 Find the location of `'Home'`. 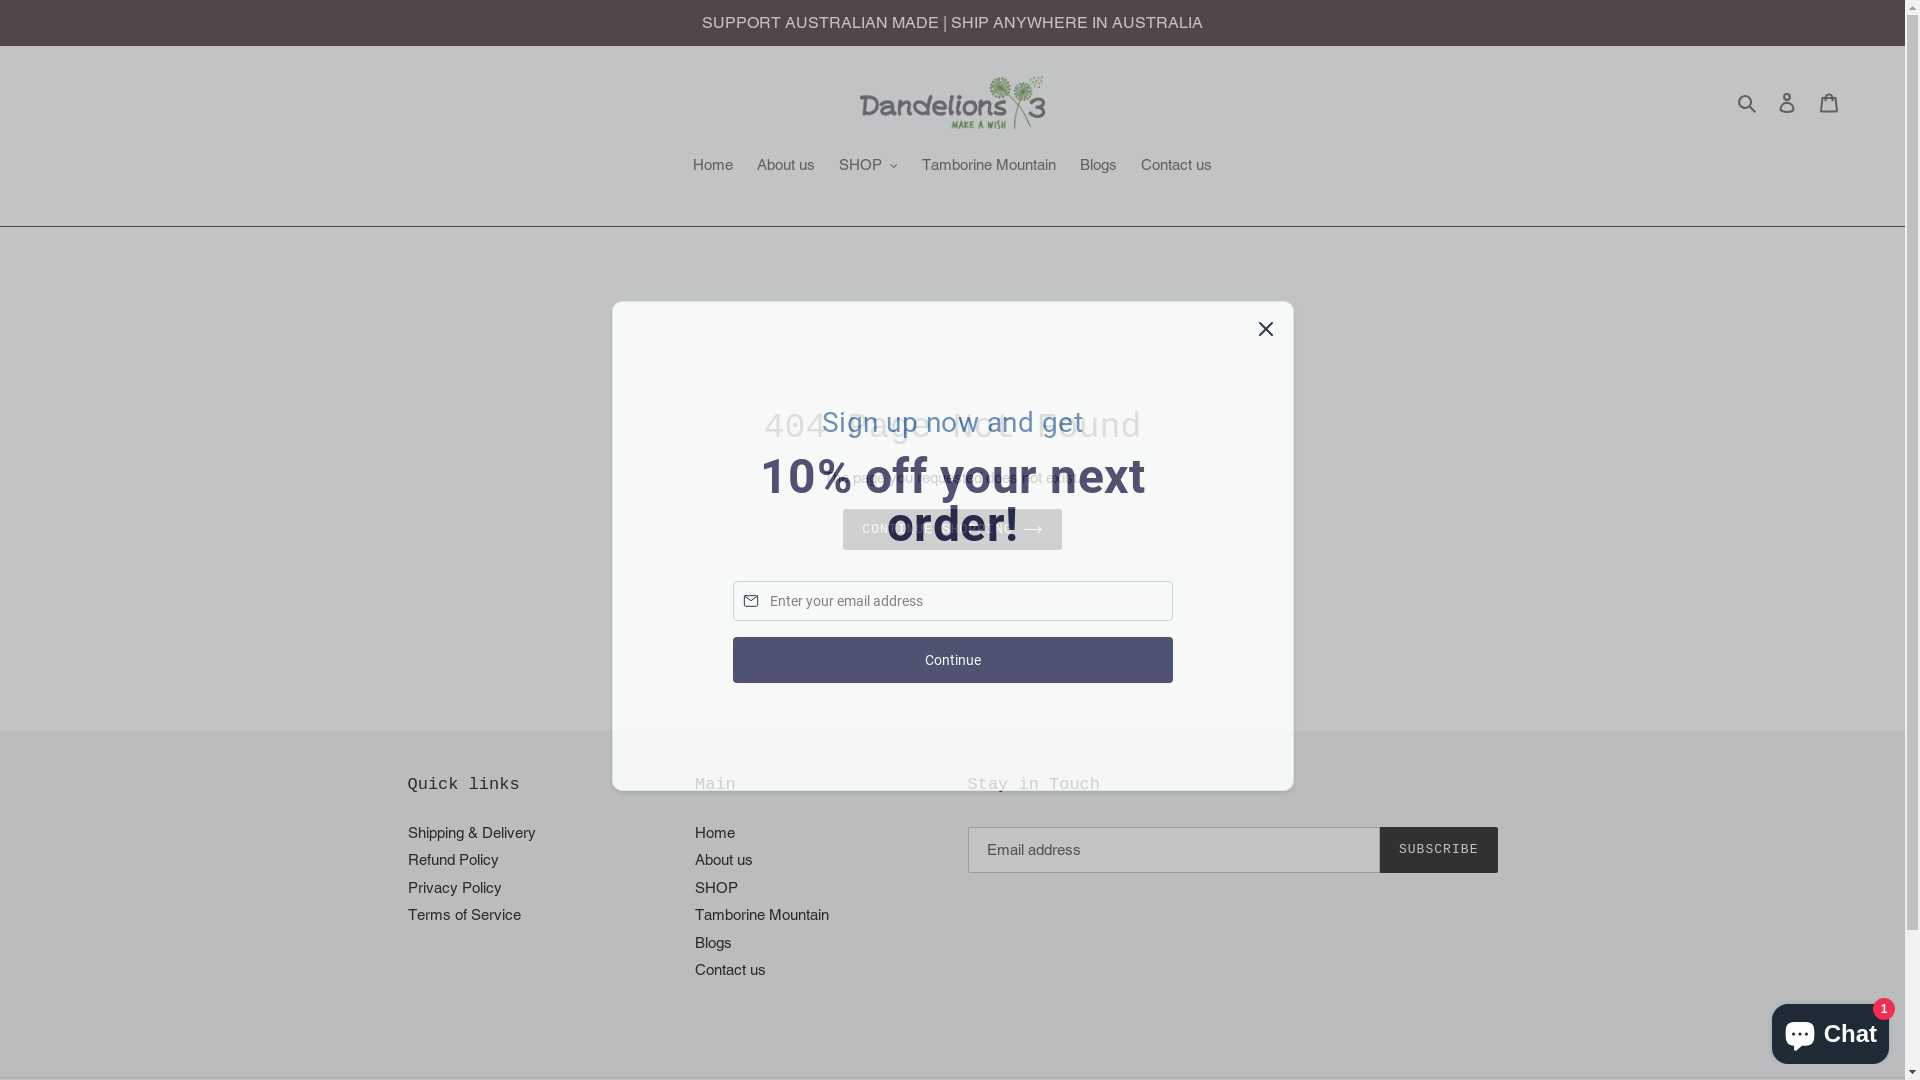

'Home' is located at coordinates (715, 832).